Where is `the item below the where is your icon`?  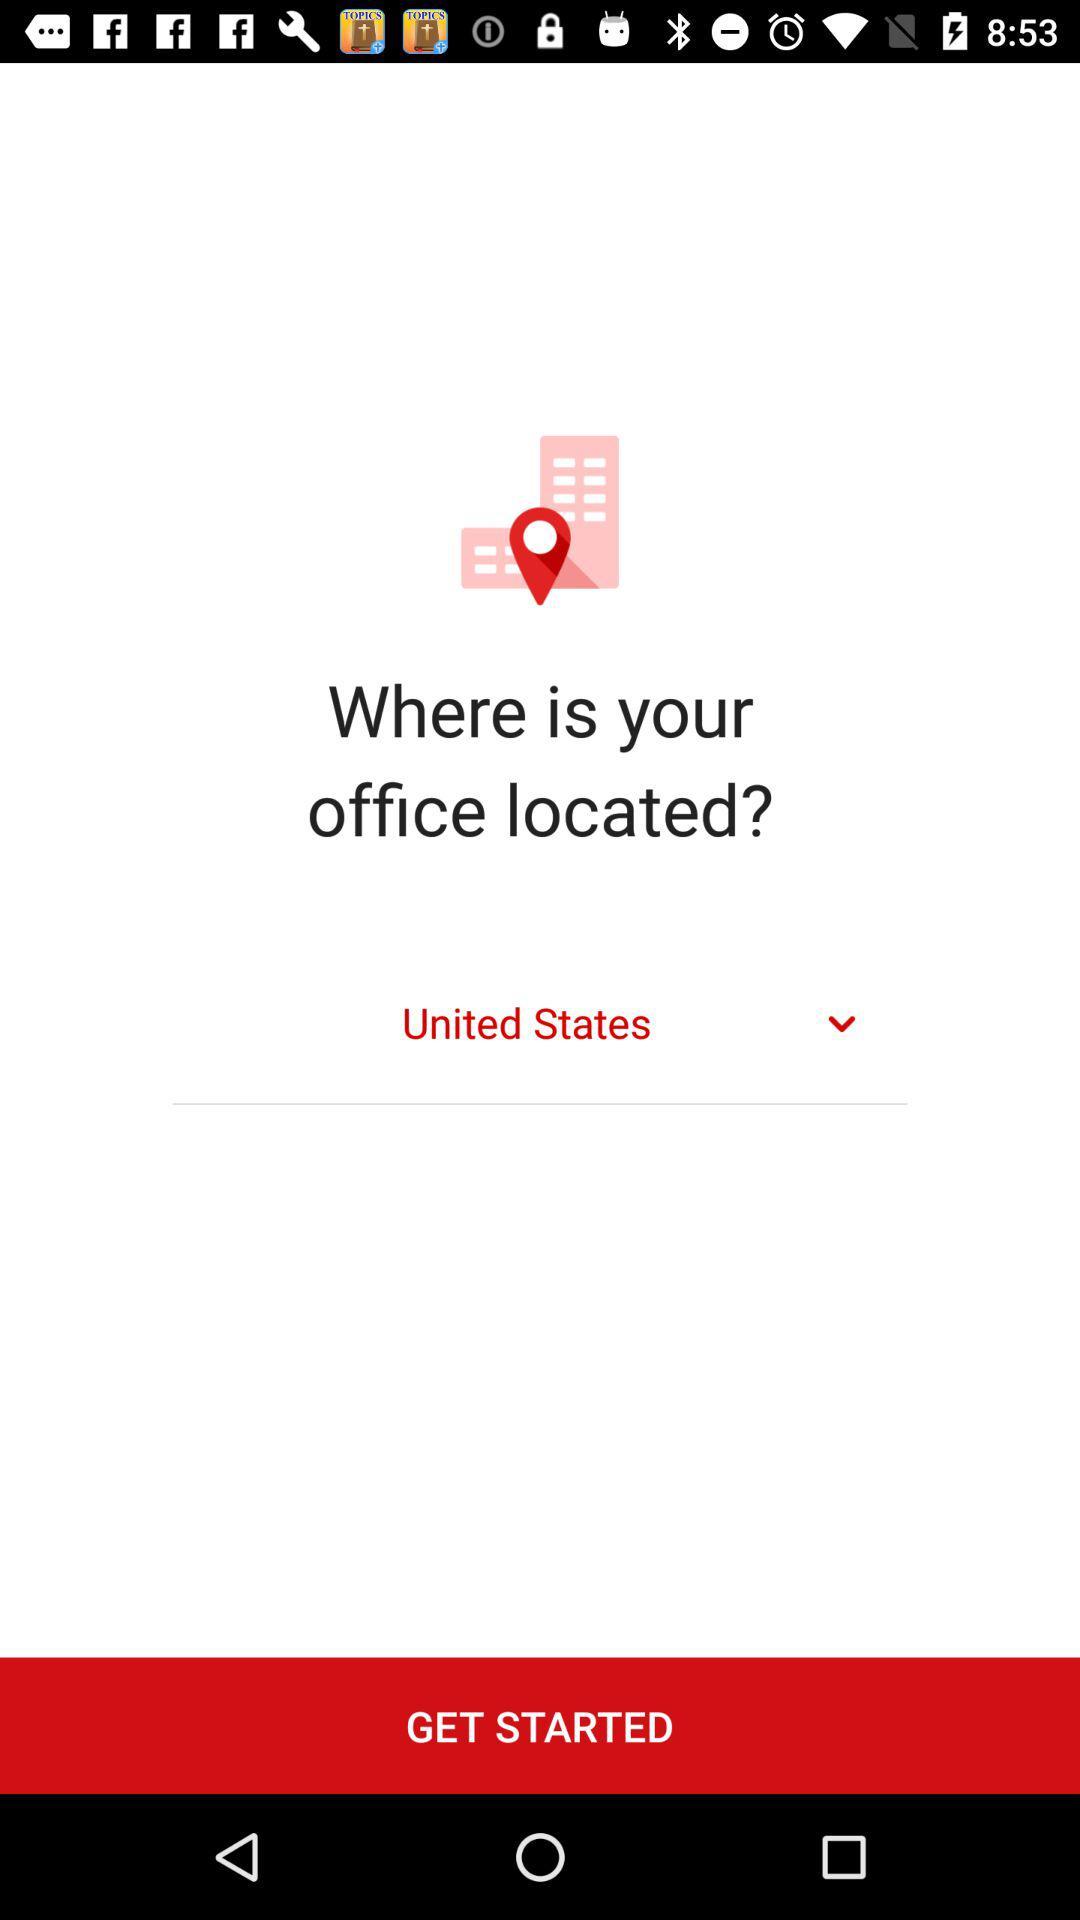
the item below the where is your icon is located at coordinates (540, 1024).